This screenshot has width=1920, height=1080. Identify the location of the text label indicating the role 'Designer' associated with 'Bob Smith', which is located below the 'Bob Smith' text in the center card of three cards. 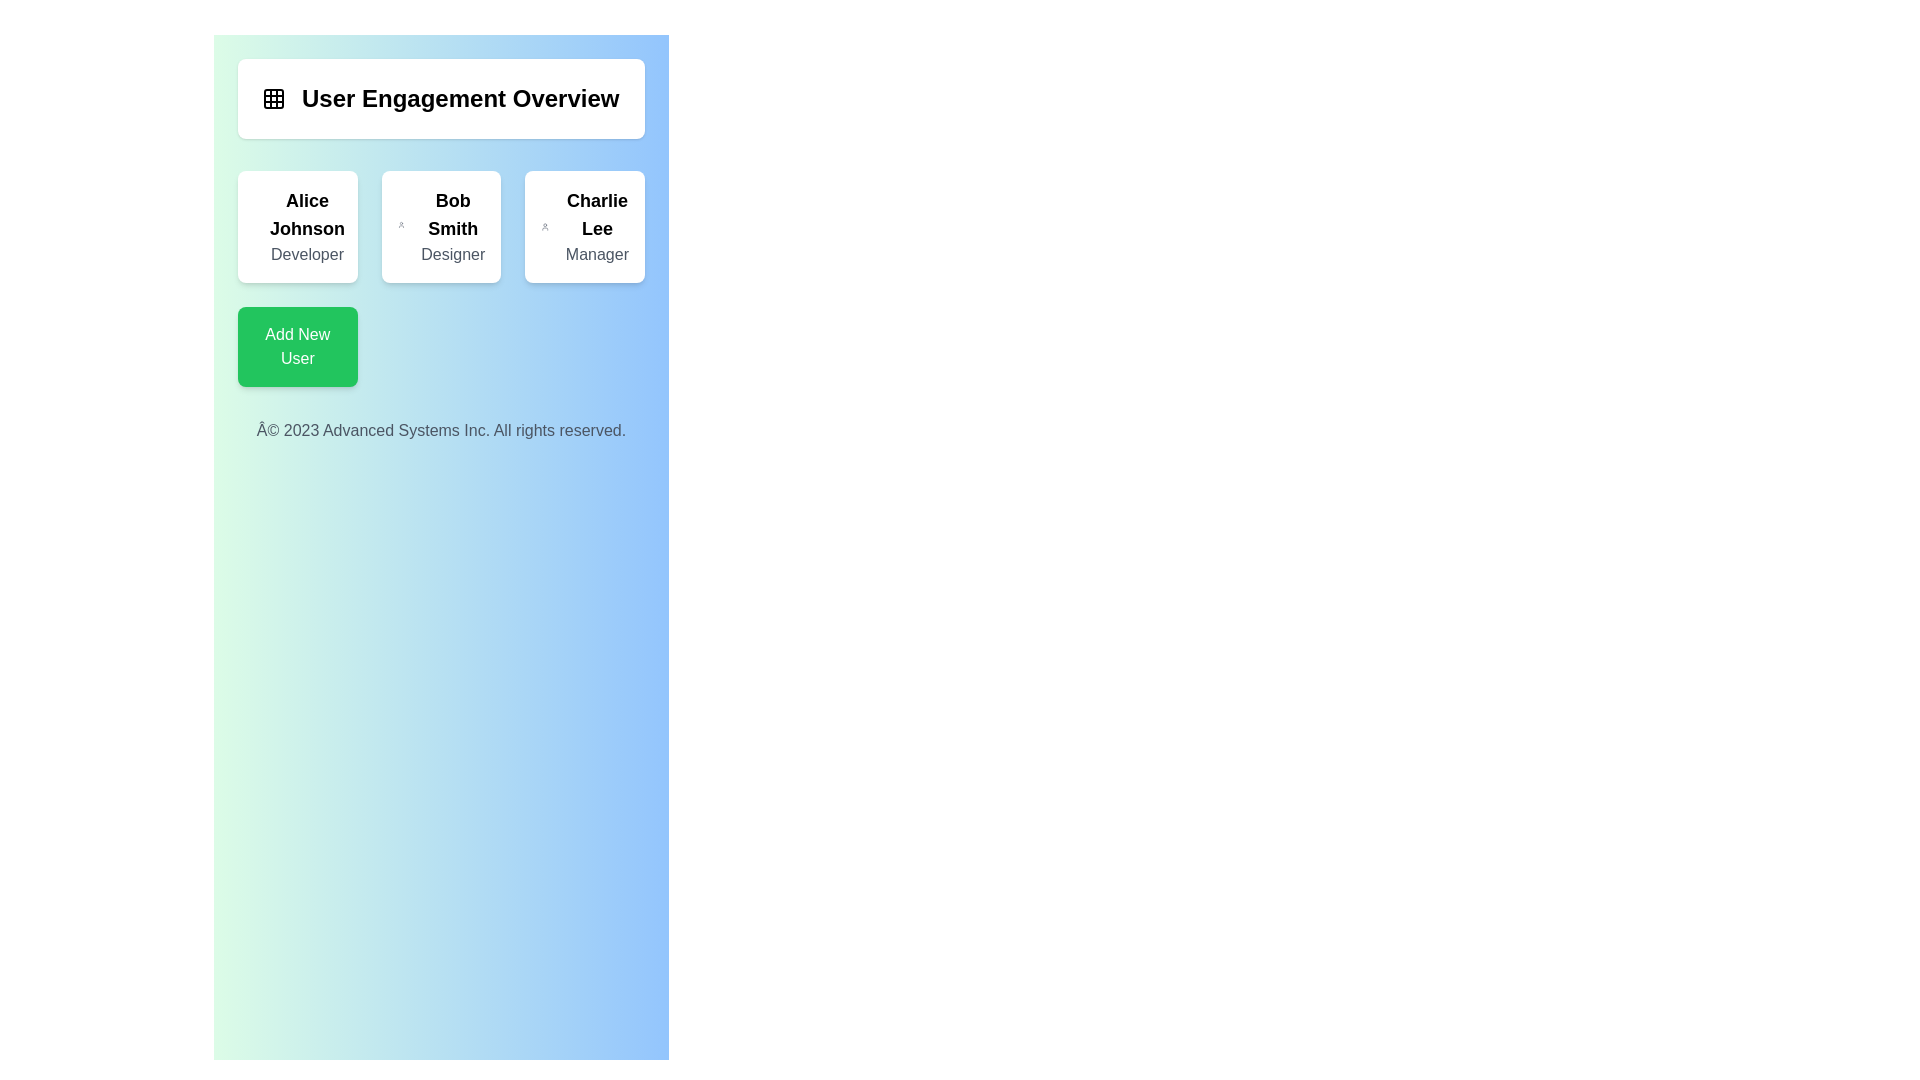
(452, 253).